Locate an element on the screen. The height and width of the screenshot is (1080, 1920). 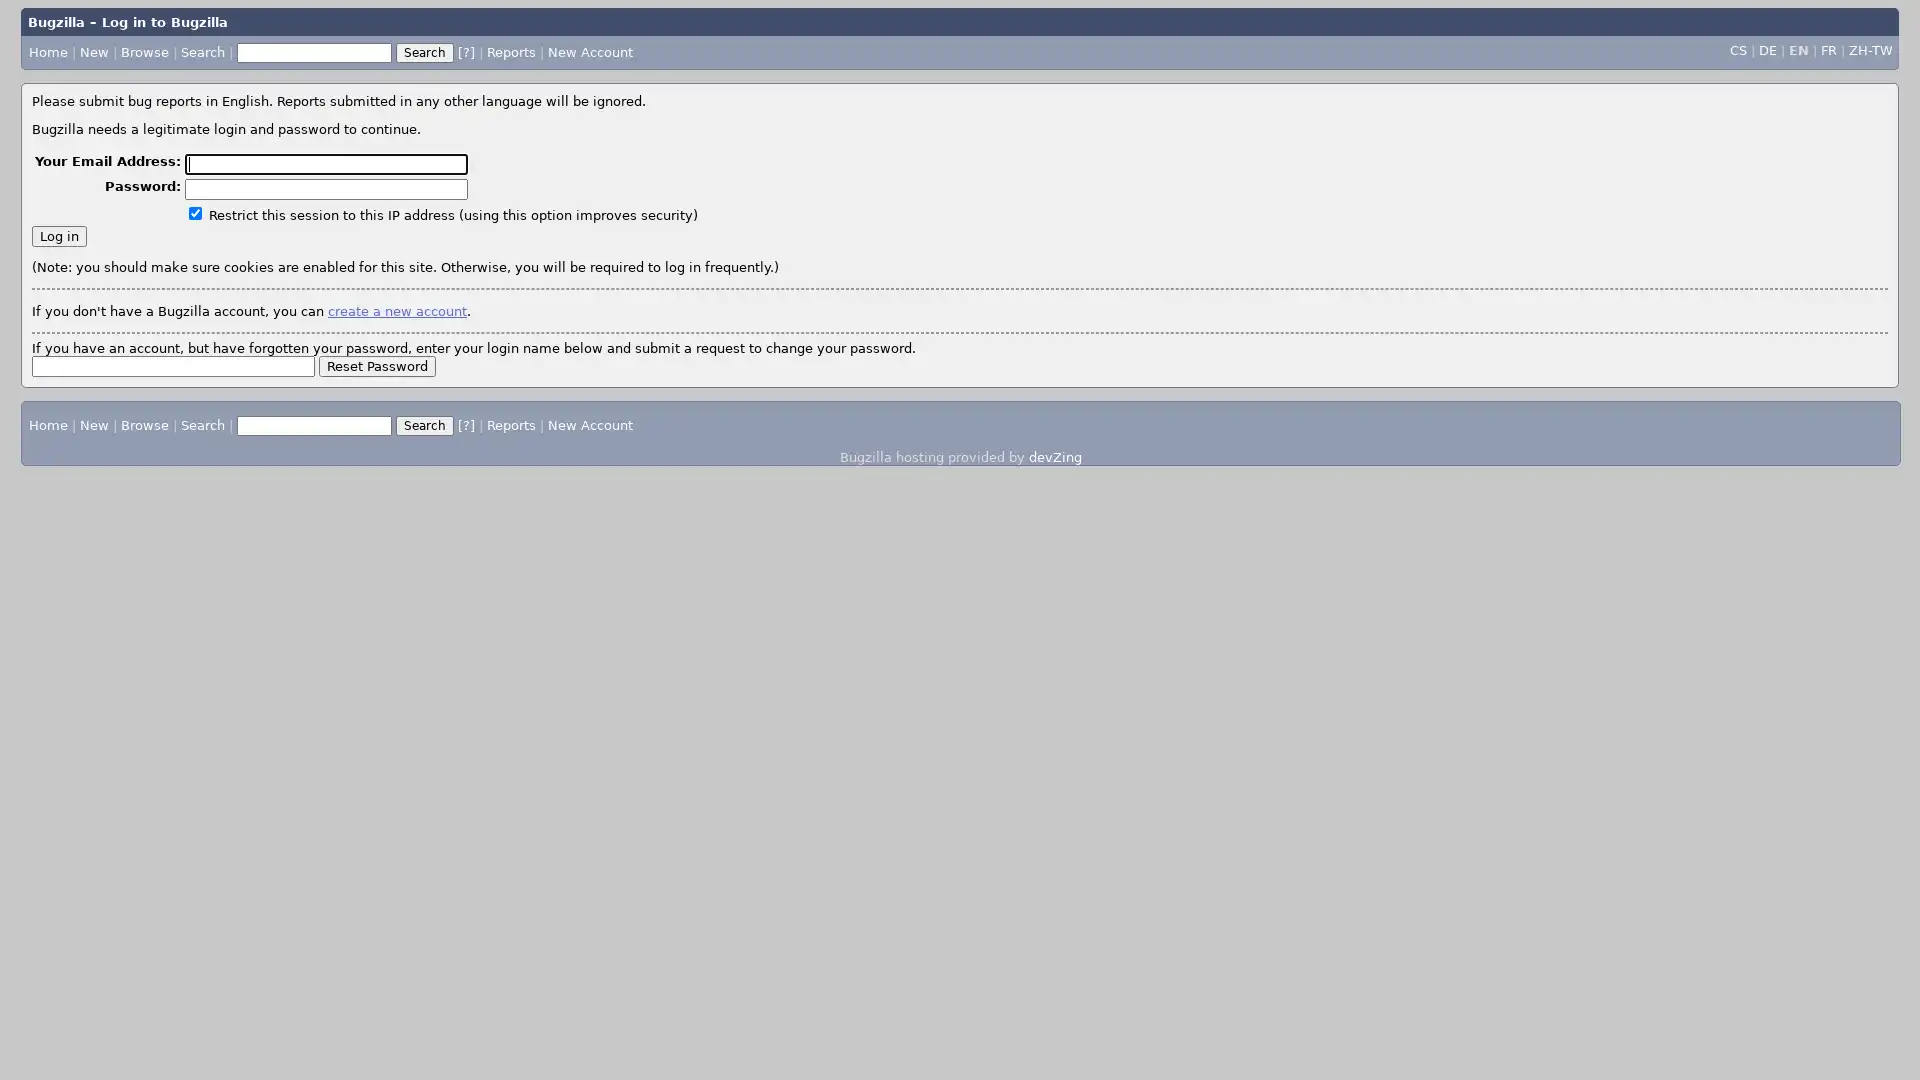
Search is located at coordinates (424, 423).